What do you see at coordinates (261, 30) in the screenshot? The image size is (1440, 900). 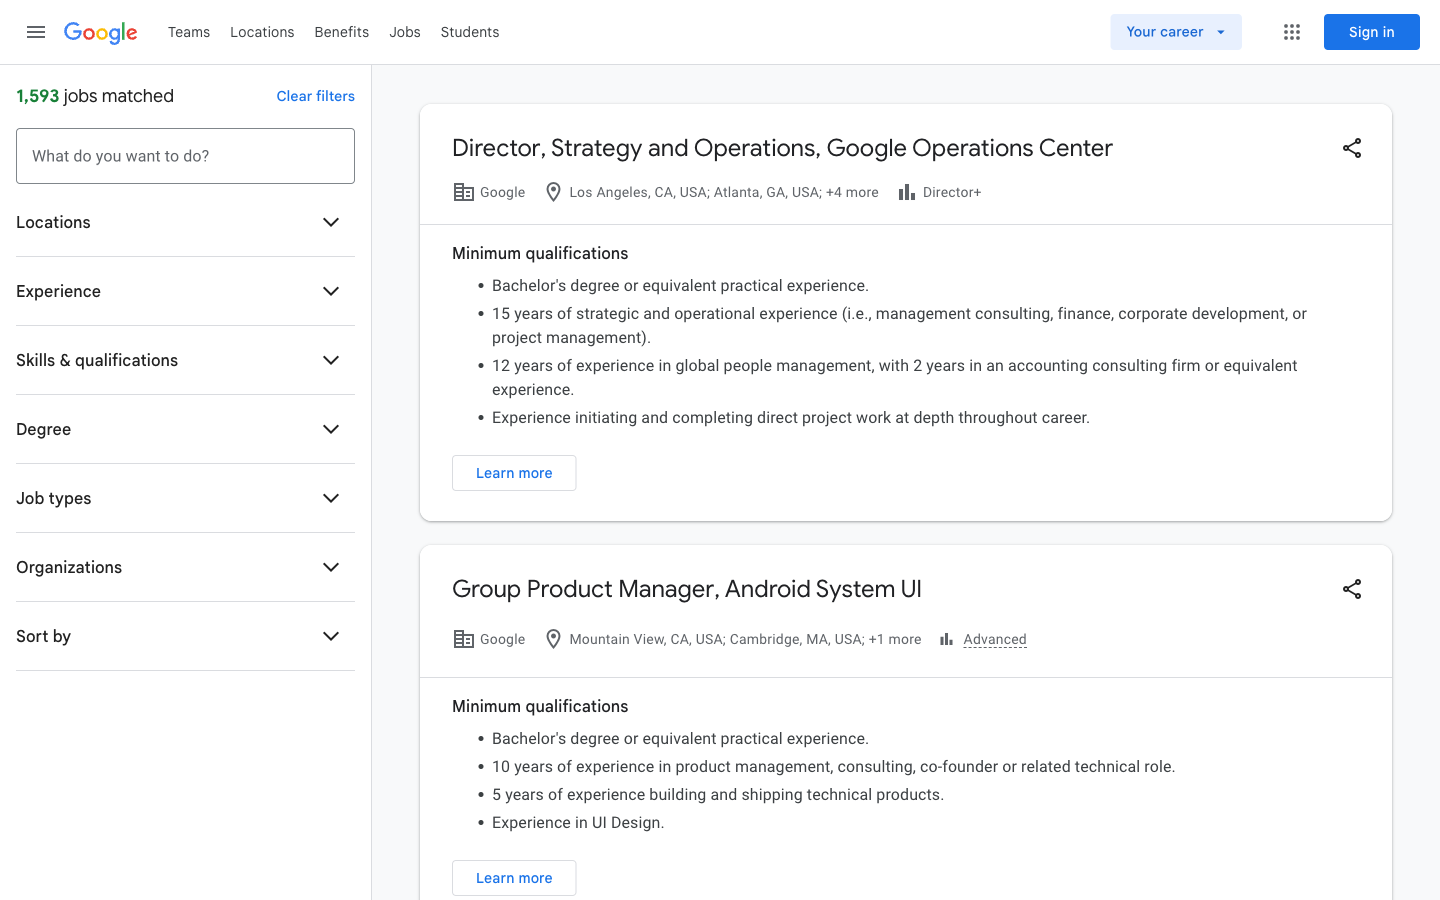 I see `Check all locations` at bounding box center [261, 30].